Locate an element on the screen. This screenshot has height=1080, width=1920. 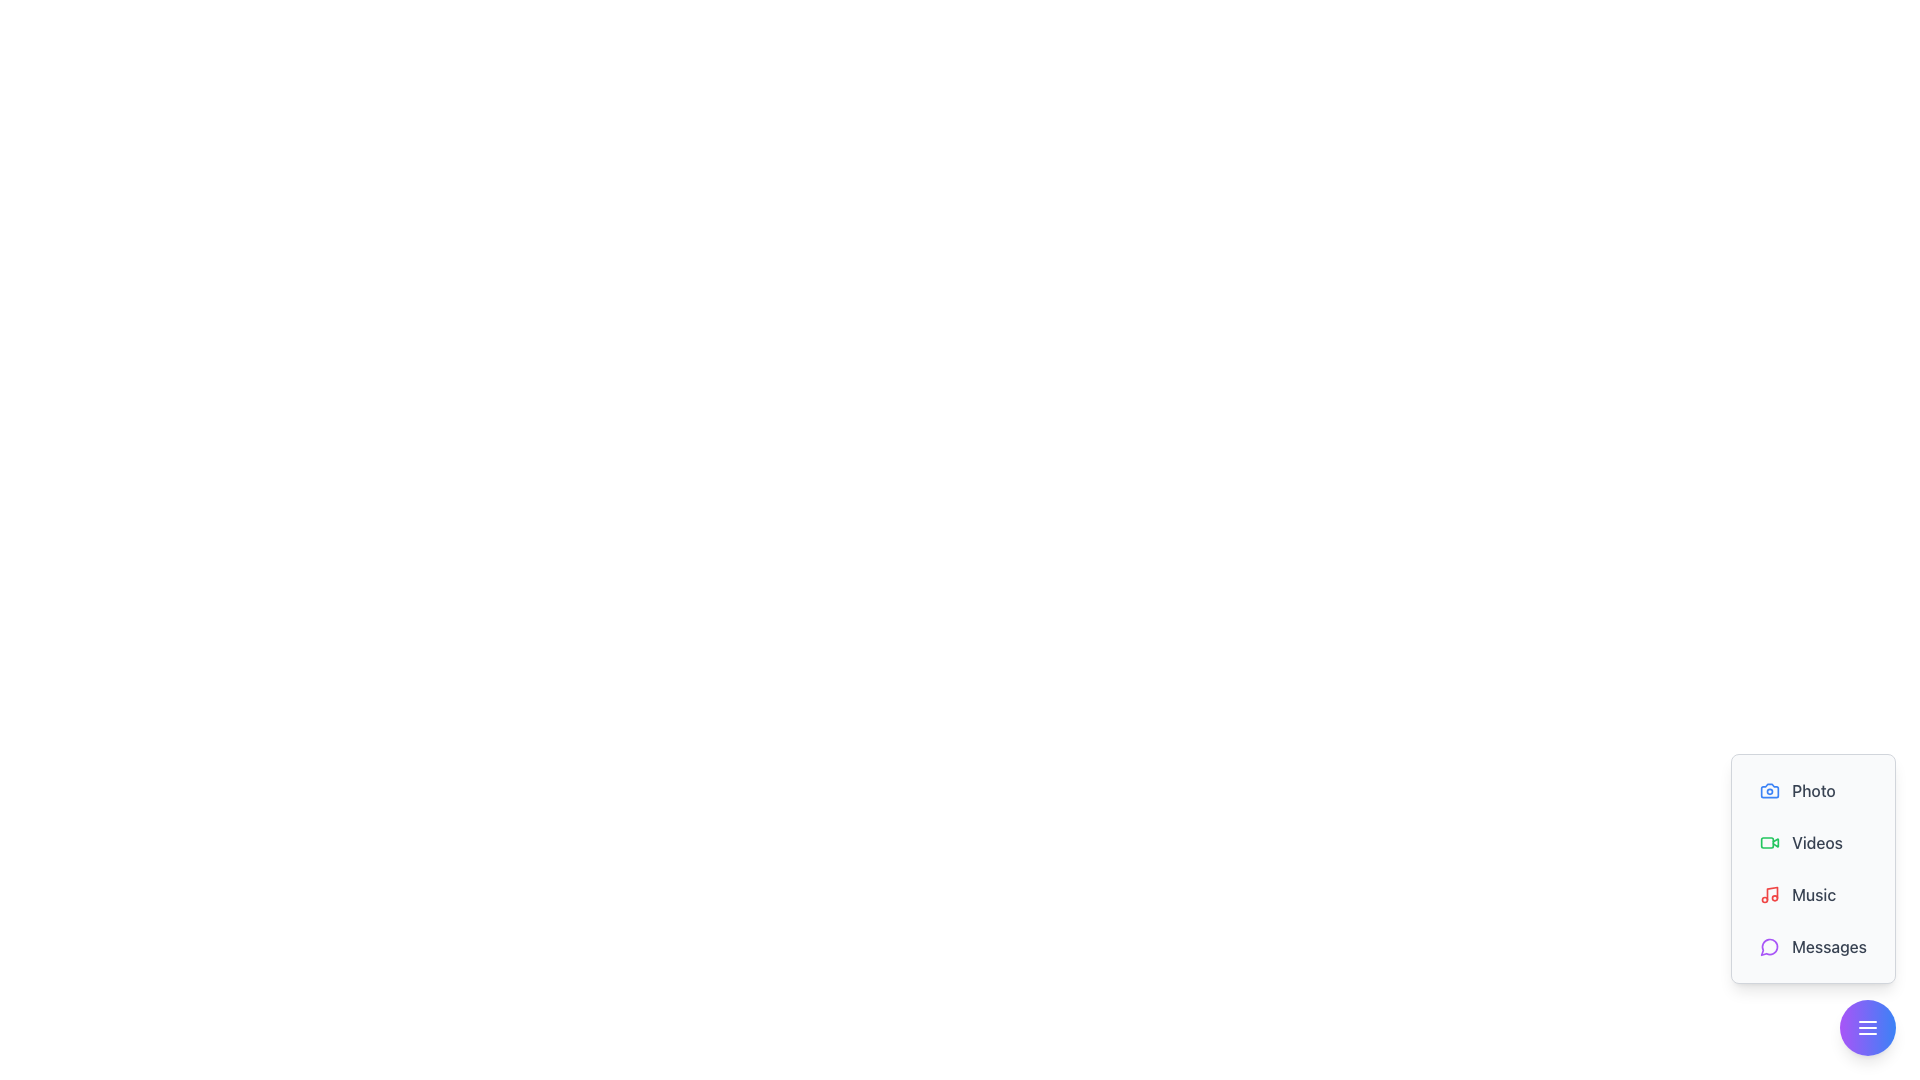
the camera icon with a blue outline located under the 'Photo' label in the menu is located at coordinates (1770, 789).